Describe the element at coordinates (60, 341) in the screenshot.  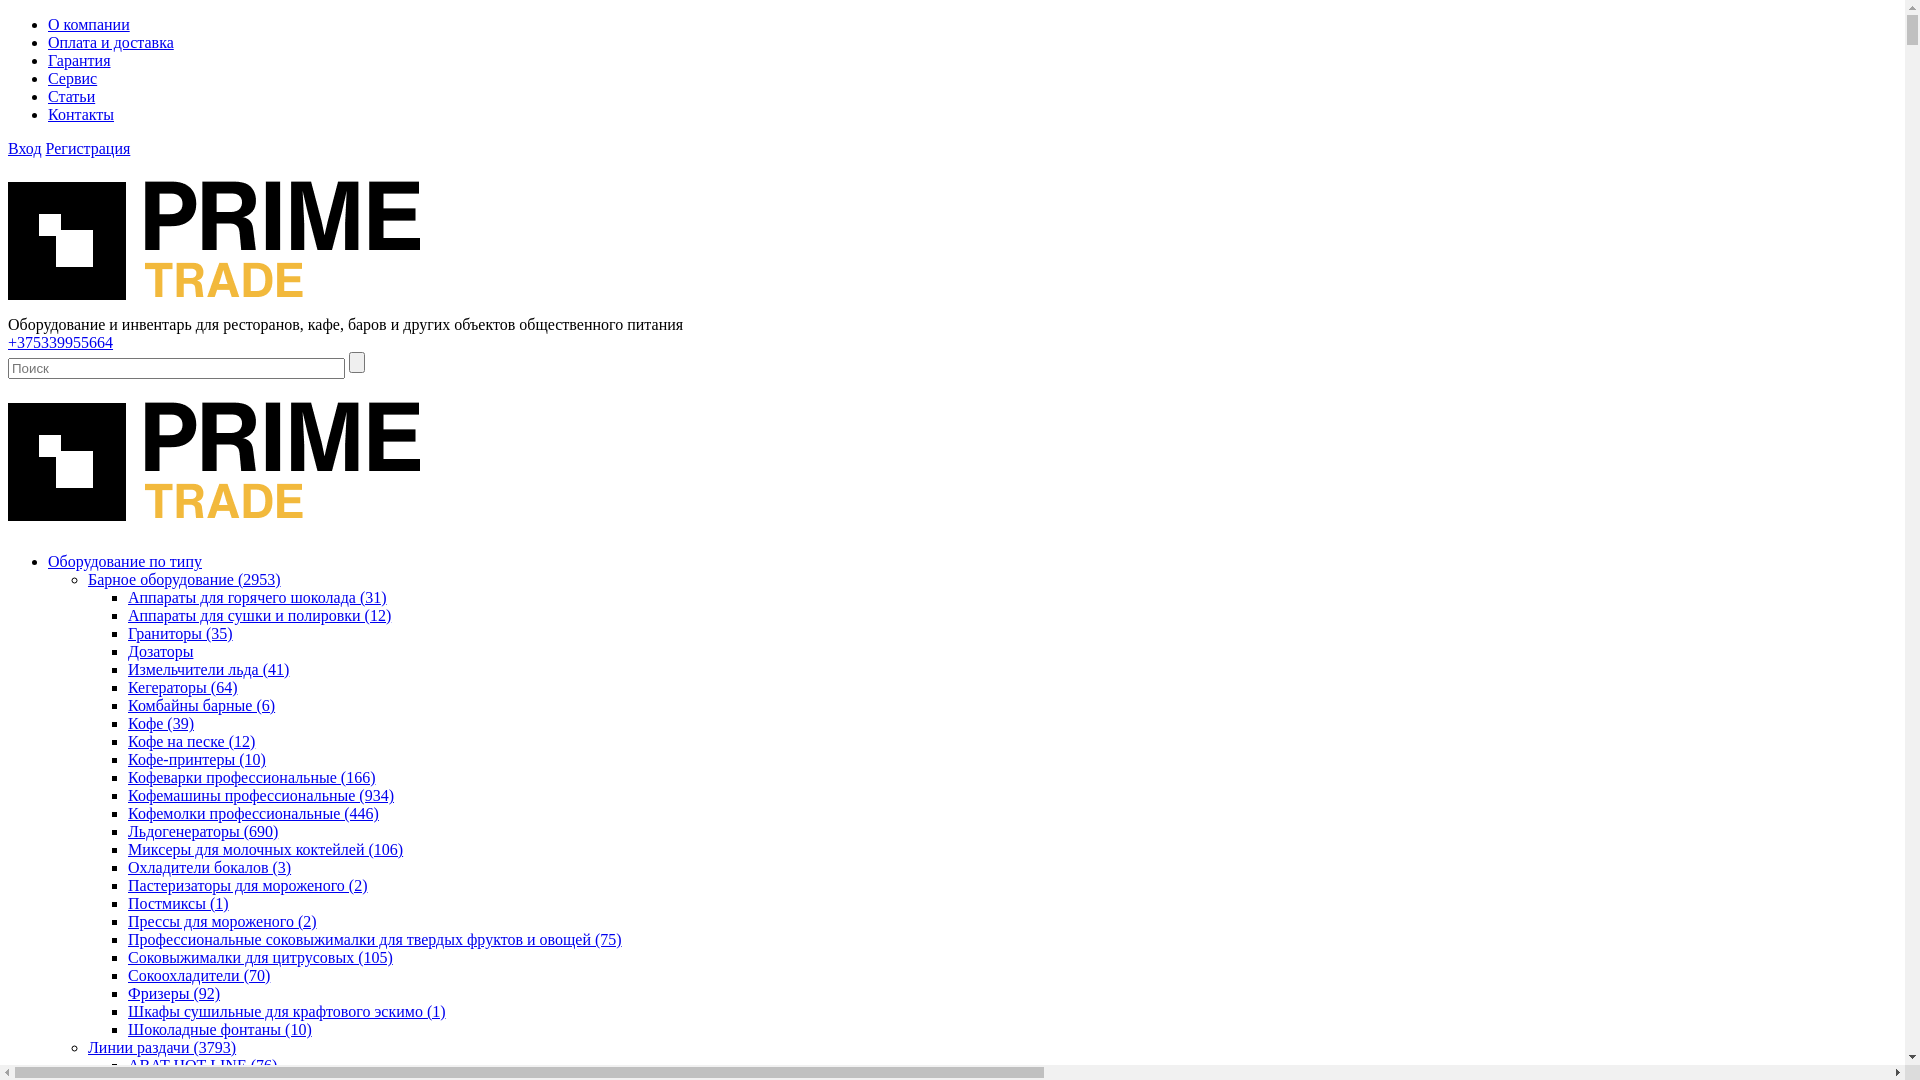
I see `'+375339955664'` at that location.